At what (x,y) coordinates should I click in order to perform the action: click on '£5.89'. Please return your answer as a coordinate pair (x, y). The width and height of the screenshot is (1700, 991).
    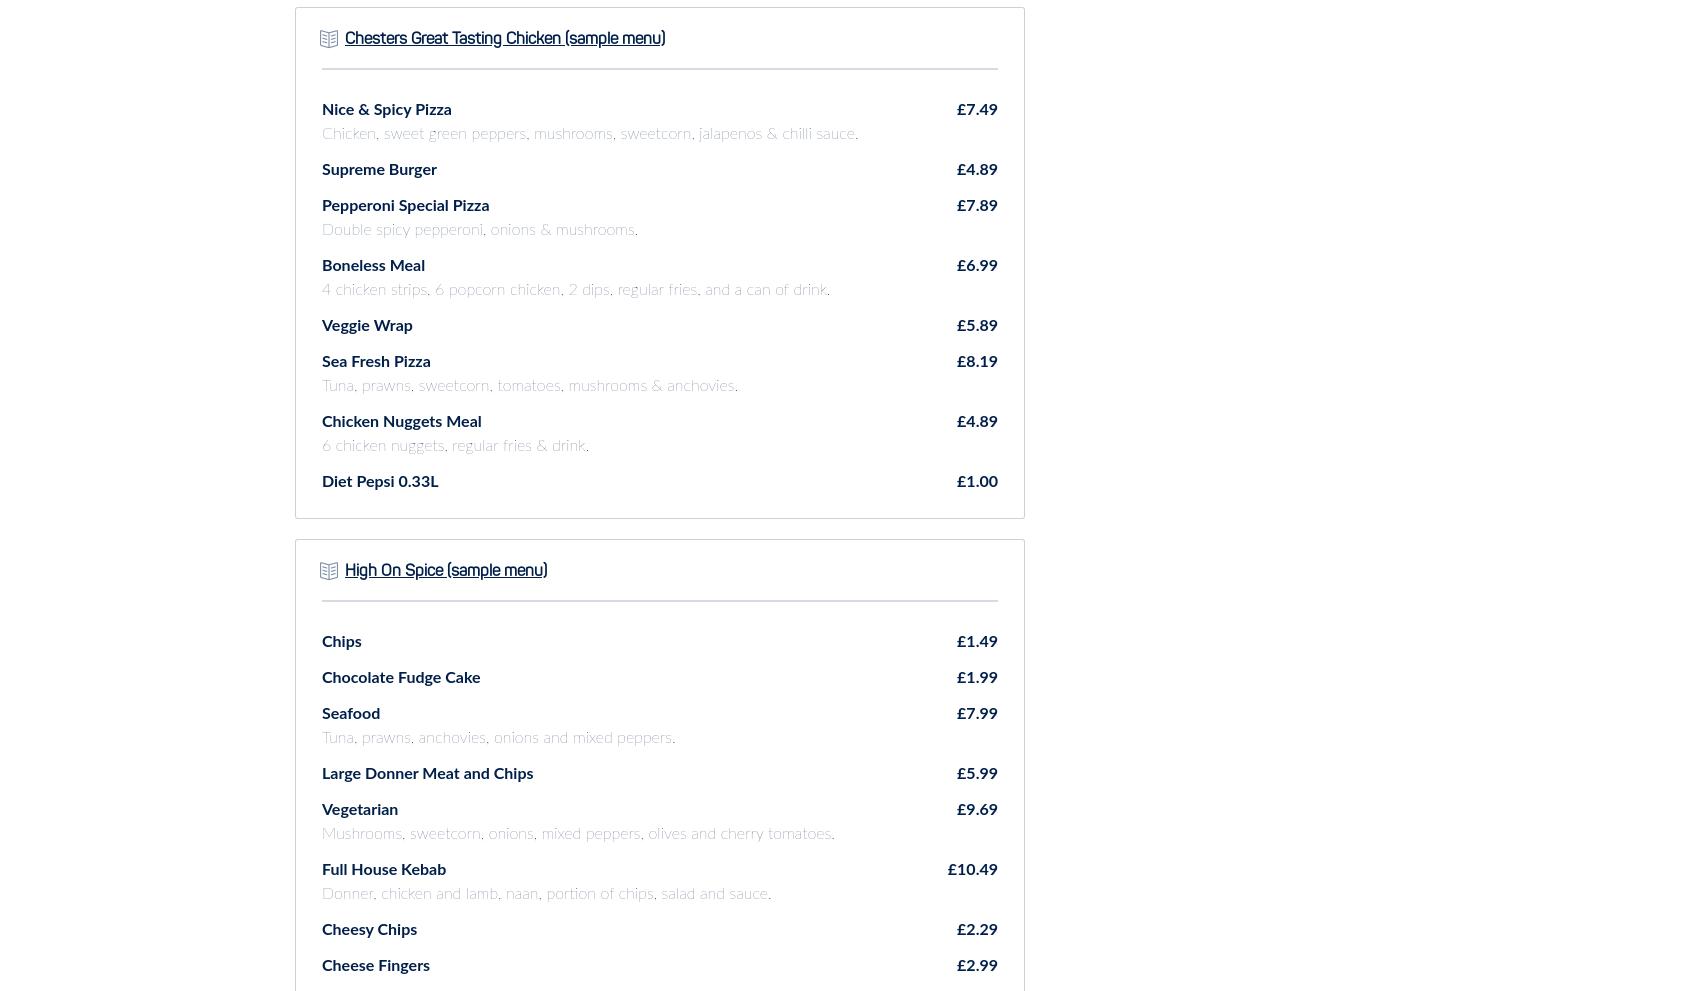
    Looking at the image, I should click on (976, 325).